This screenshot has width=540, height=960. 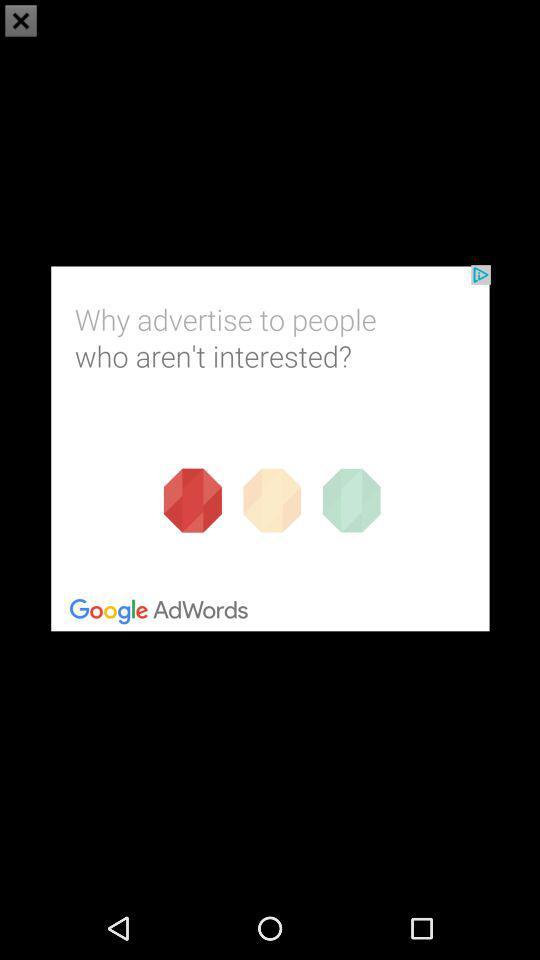 I want to click on the close icon, so click(x=20, y=20).